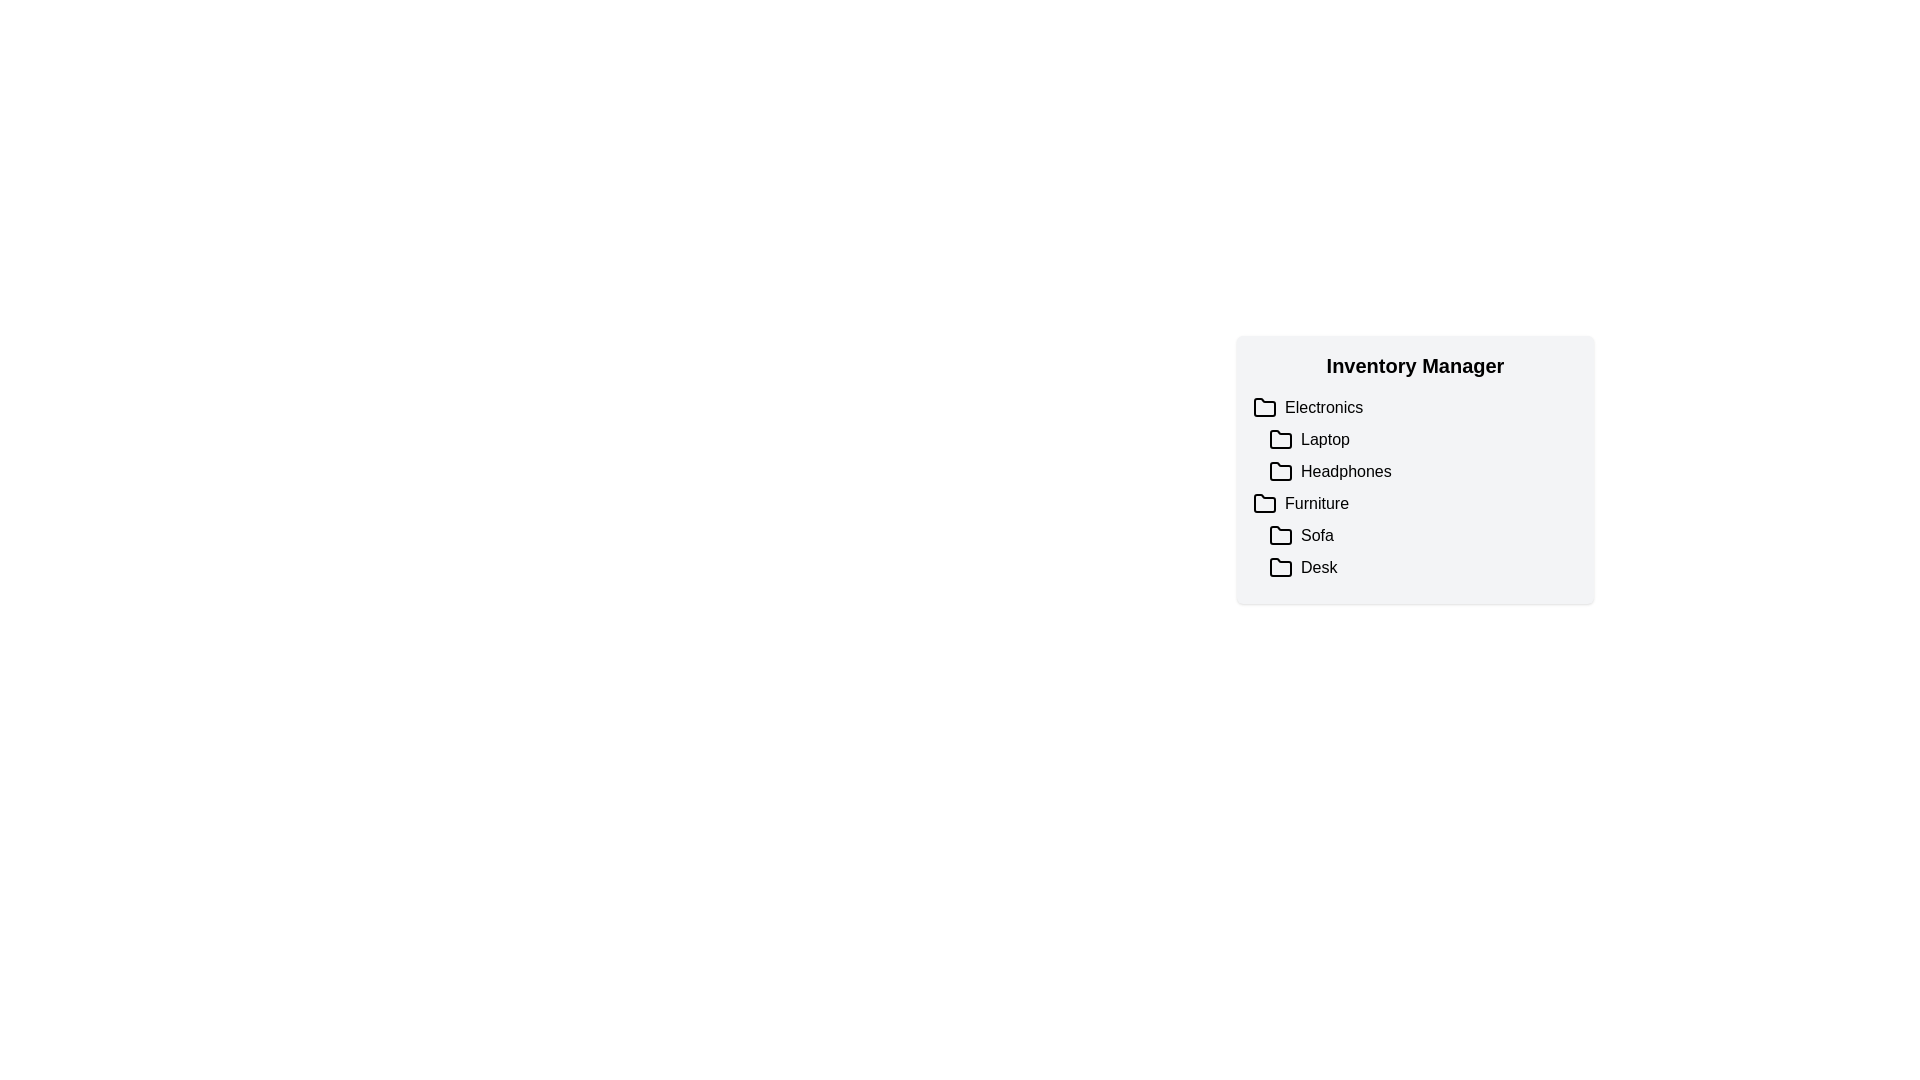 The width and height of the screenshot is (1920, 1080). What do you see at coordinates (1281, 534) in the screenshot?
I see `the fourth folder icon next to the text 'Sofa' under the 'Furniture' category` at bounding box center [1281, 534].